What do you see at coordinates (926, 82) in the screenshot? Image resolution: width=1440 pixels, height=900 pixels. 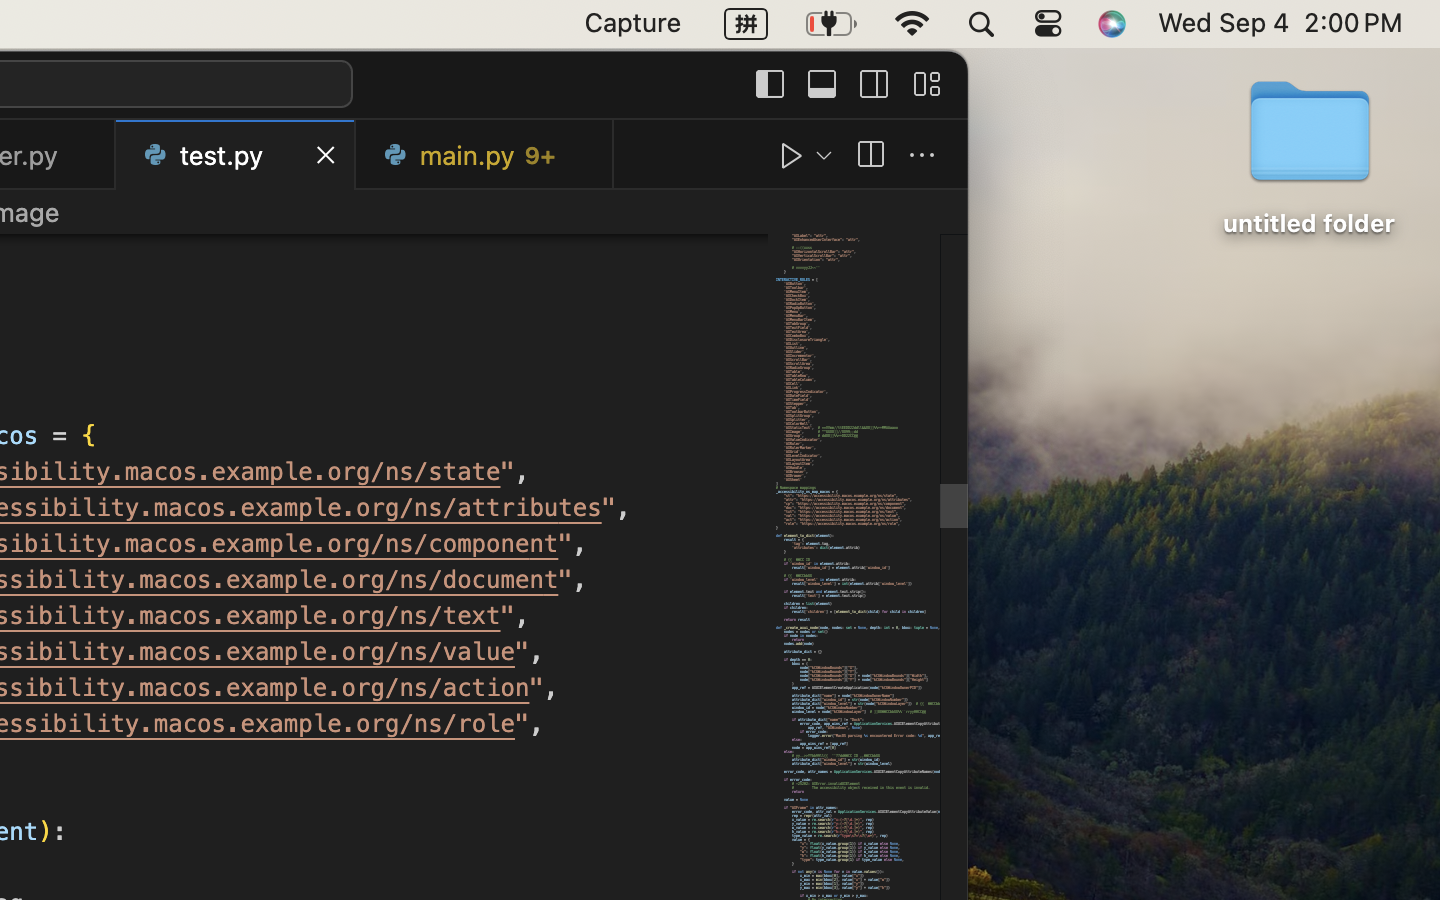 I see `''` at bounding box center [926, 82].